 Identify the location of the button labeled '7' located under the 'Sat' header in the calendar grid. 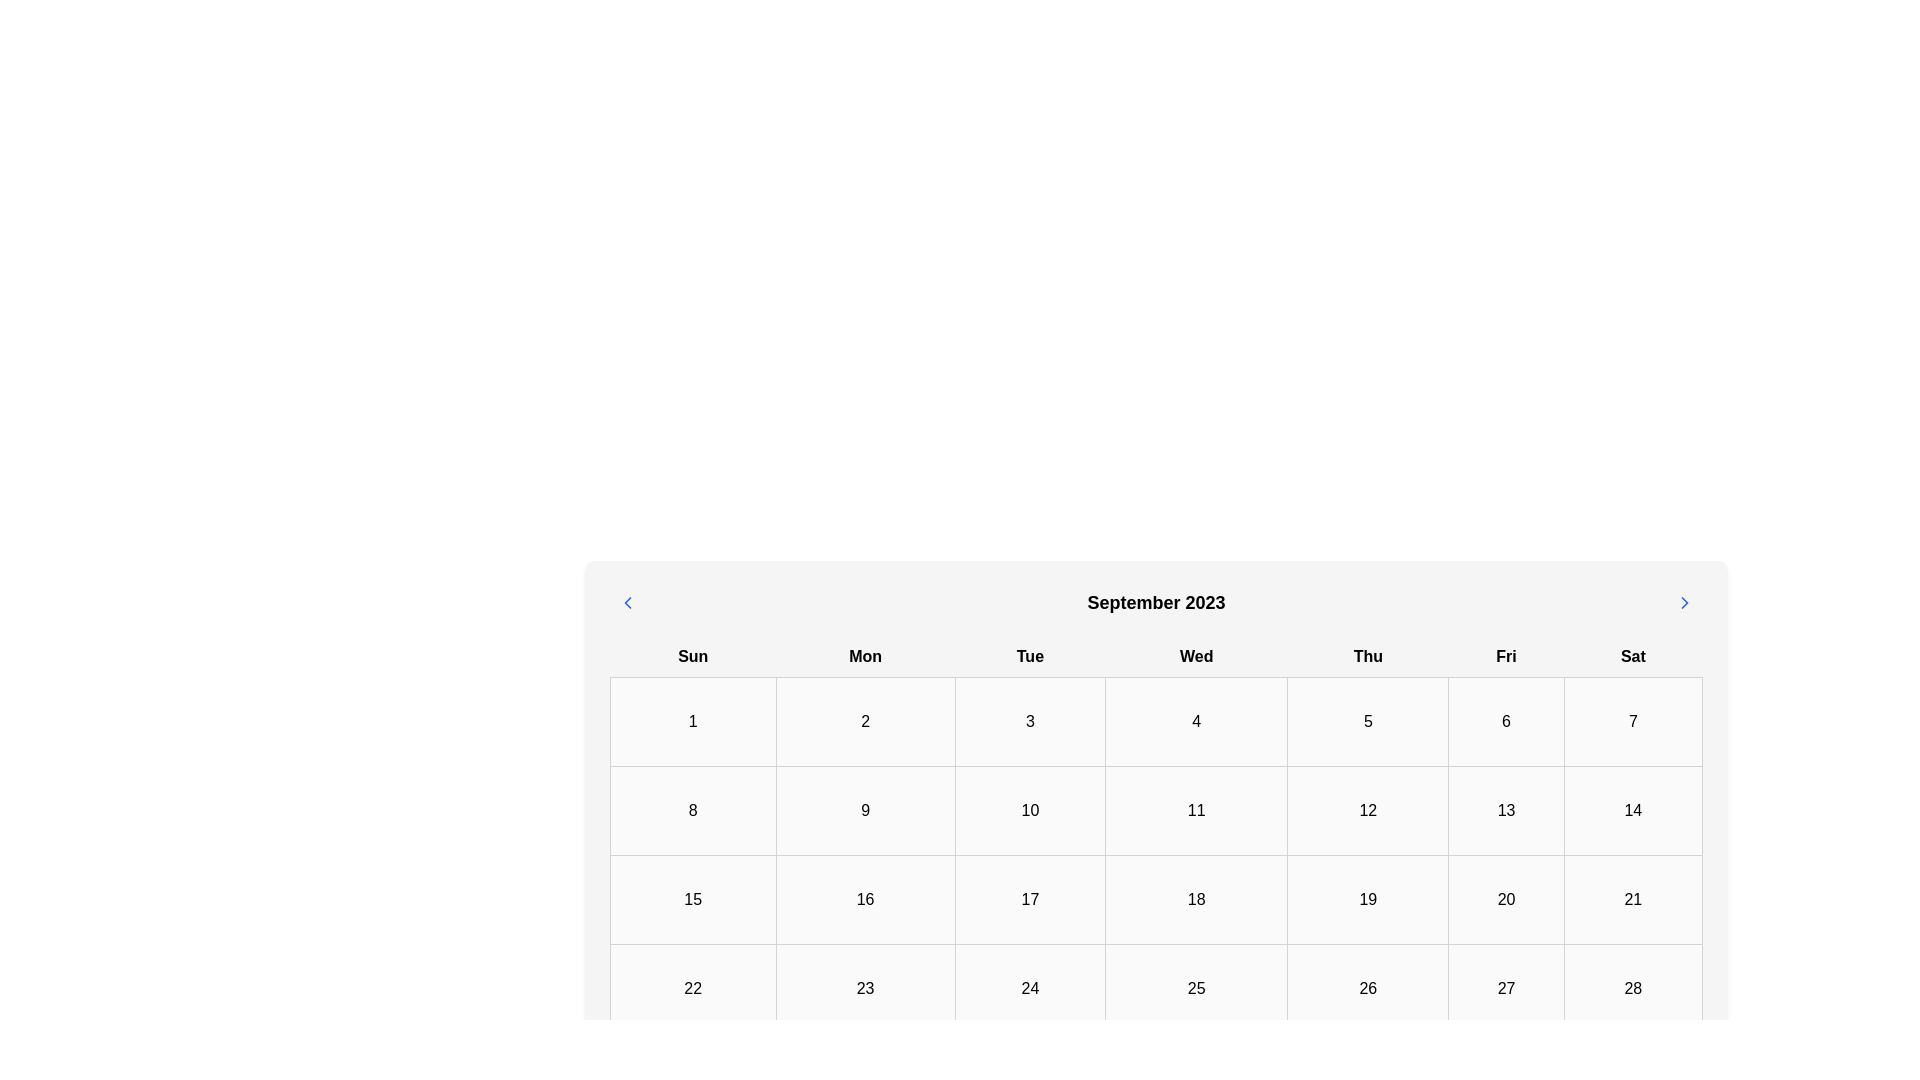
(1633, 721).